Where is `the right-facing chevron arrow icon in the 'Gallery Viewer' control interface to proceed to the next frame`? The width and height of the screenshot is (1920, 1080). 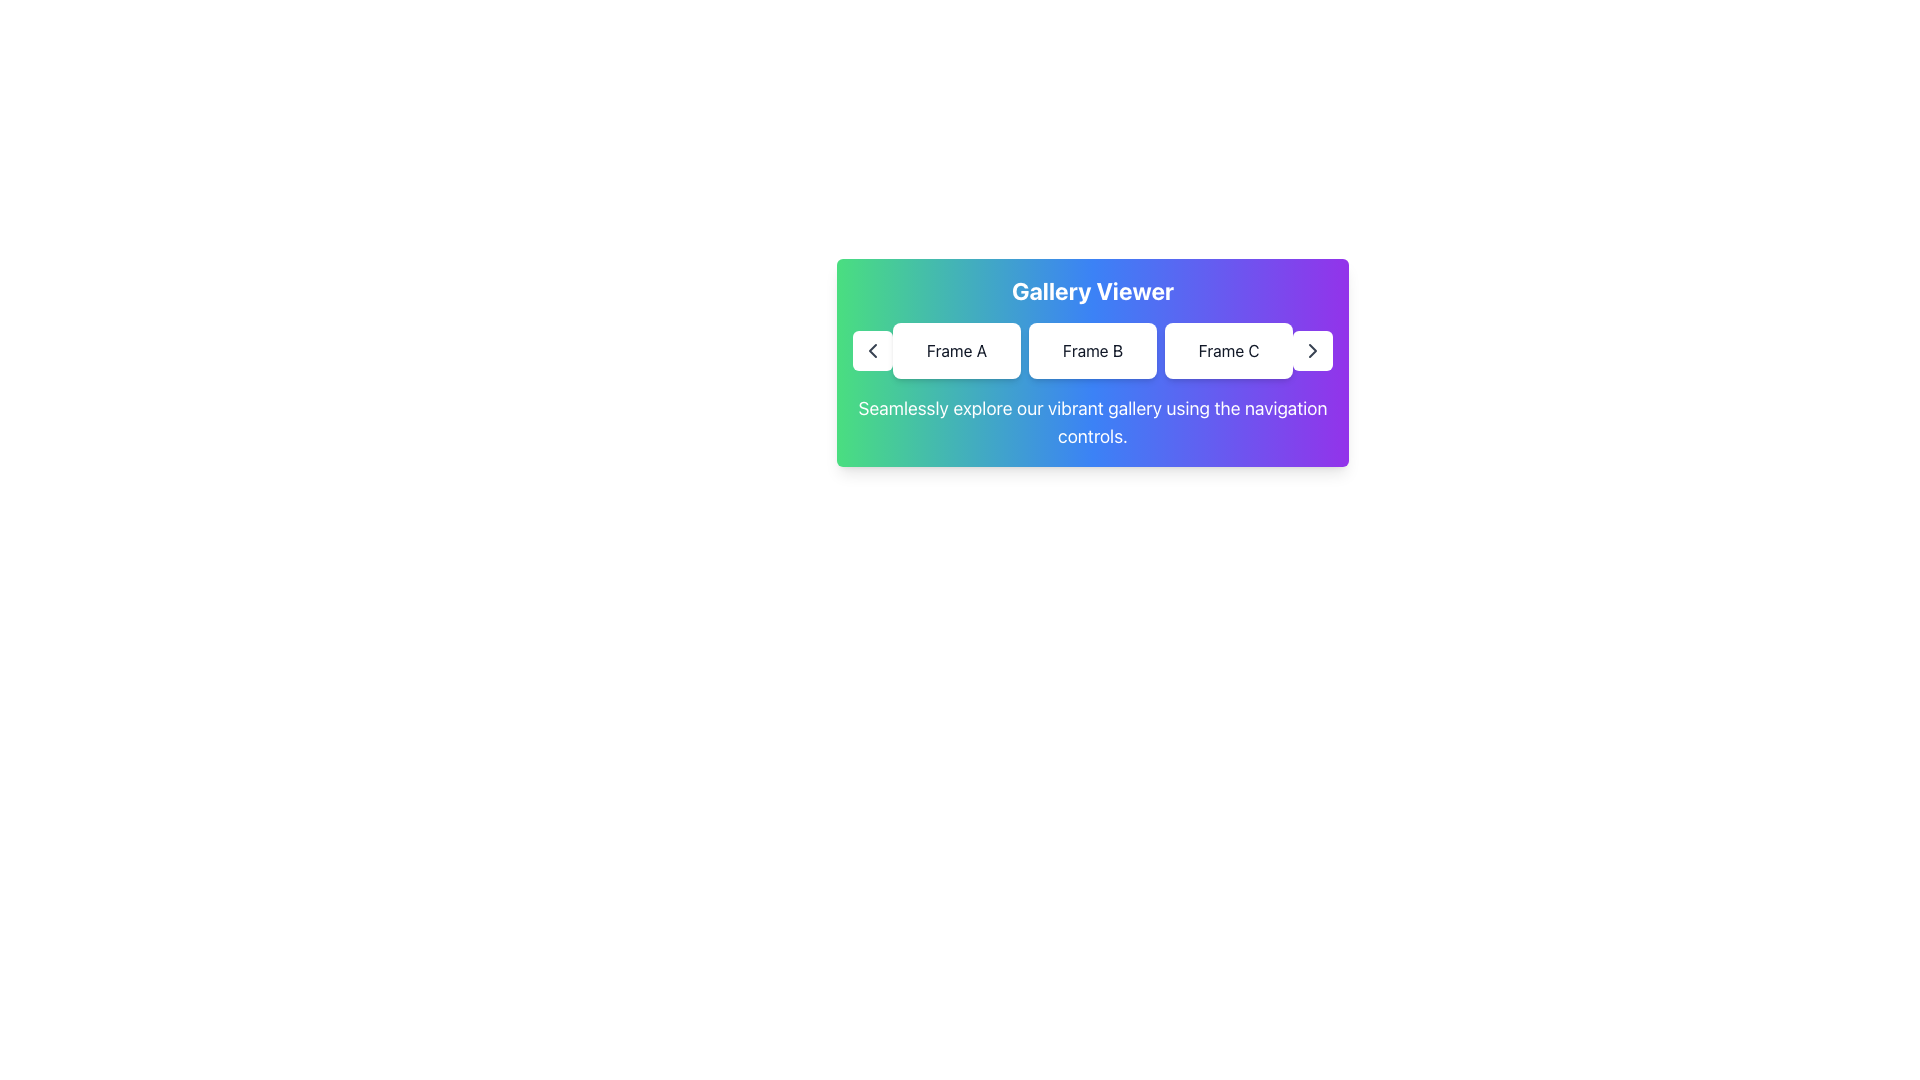
the right-facing chevron arrow icon in the 'Gallery Viewer' control interface to proceed to the next frame is located at coordinates (1313, 350).